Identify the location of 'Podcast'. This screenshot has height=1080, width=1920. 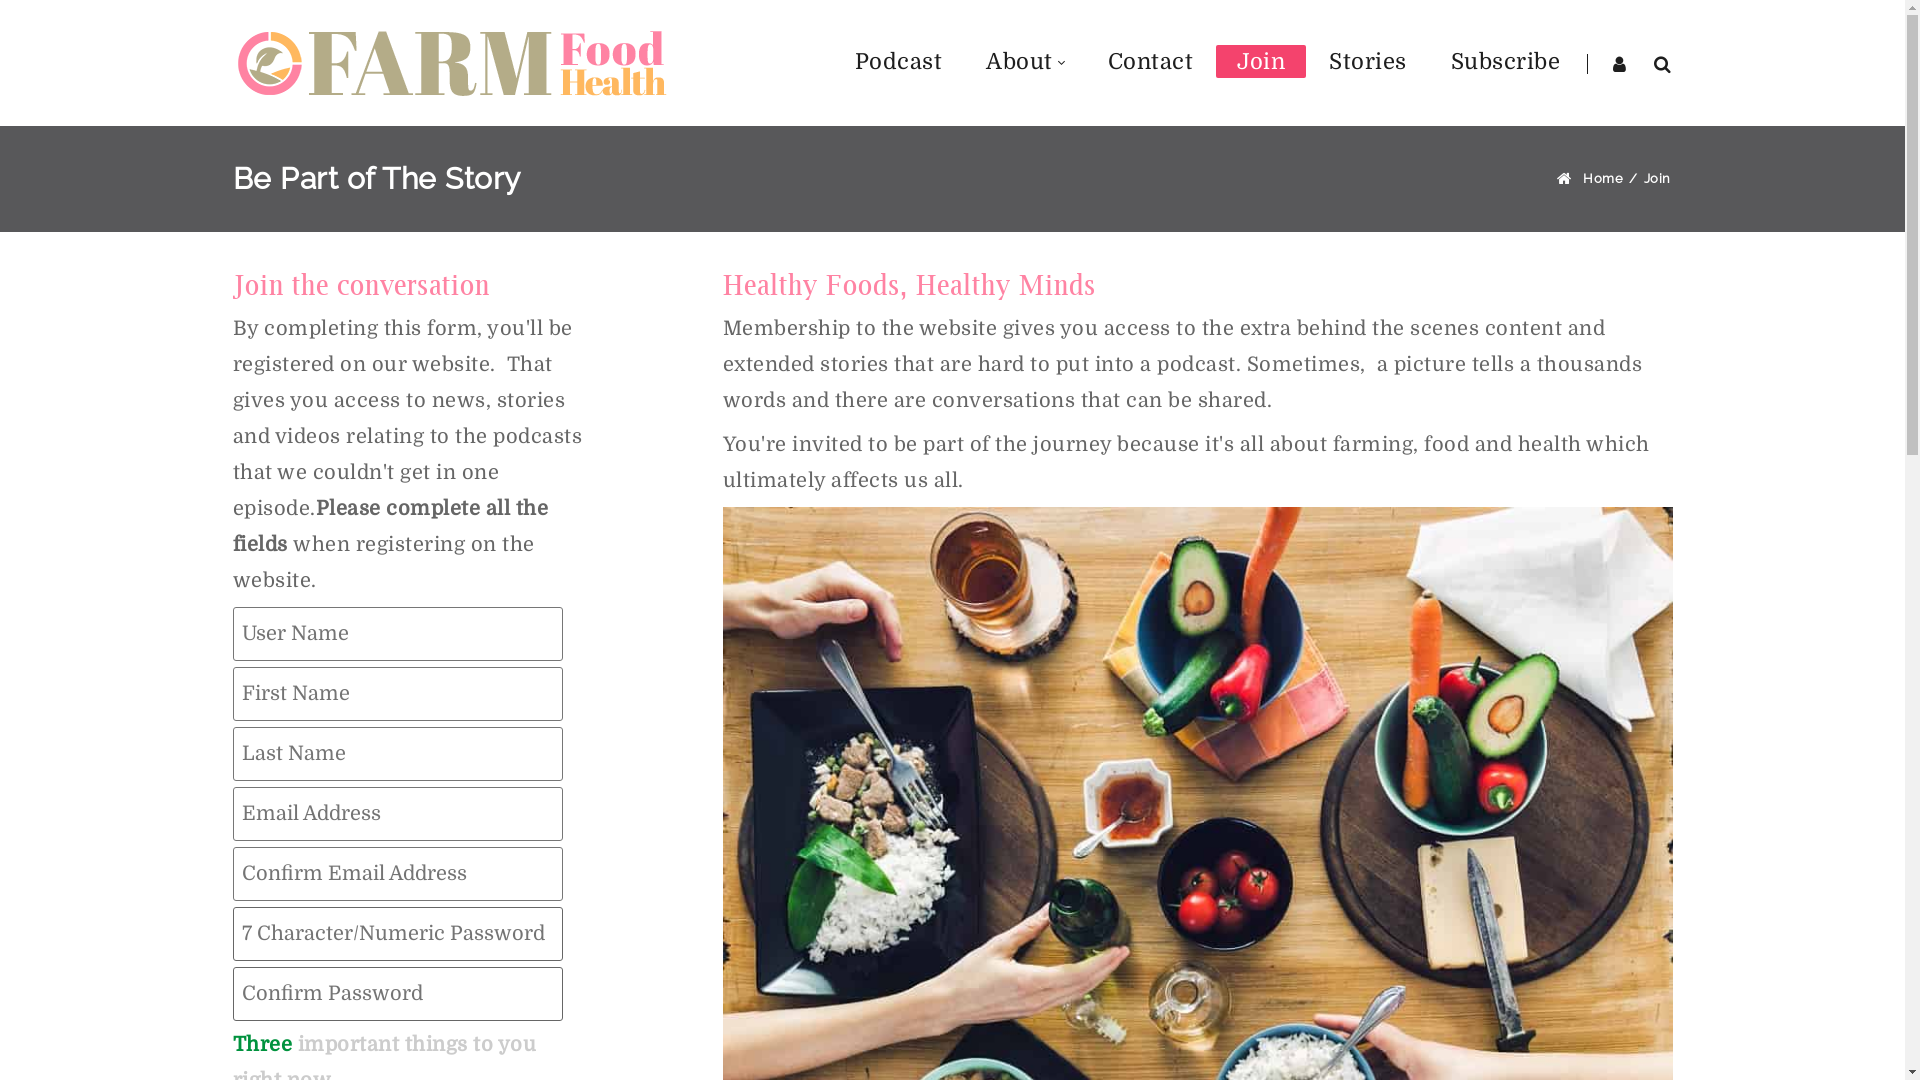
(897, 60).